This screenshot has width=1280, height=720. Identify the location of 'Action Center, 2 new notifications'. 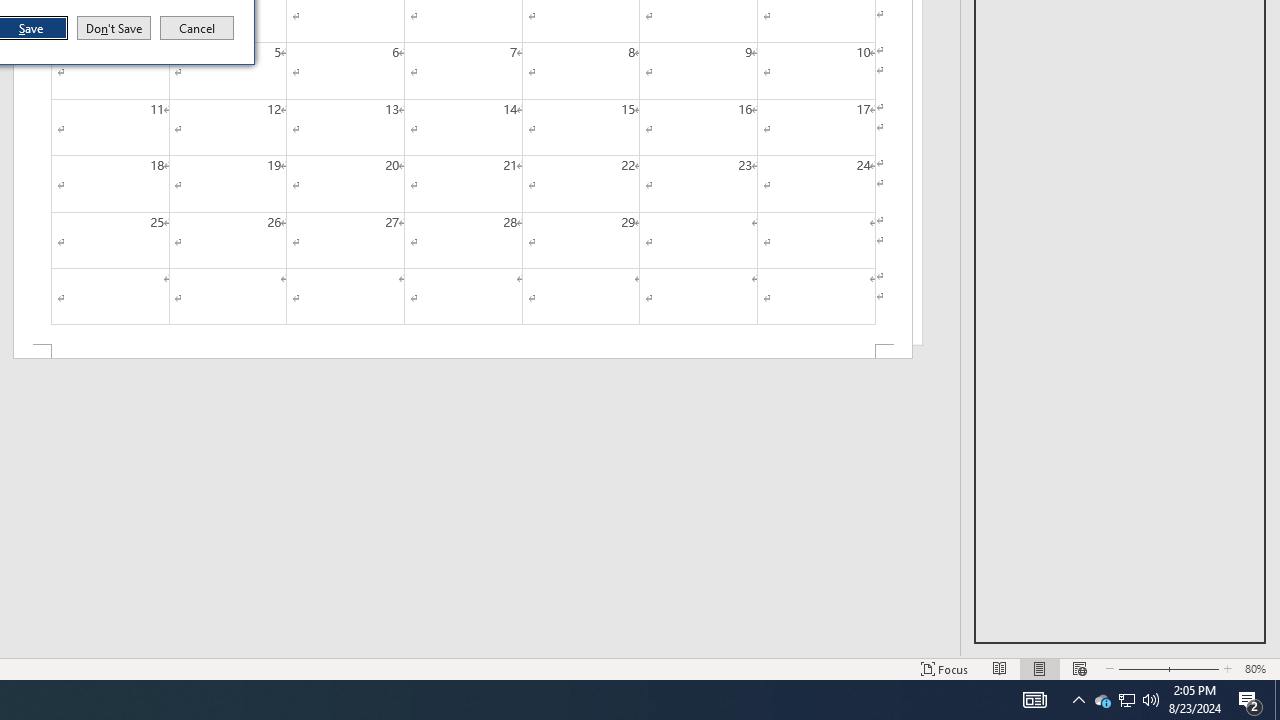
(1250, 698).